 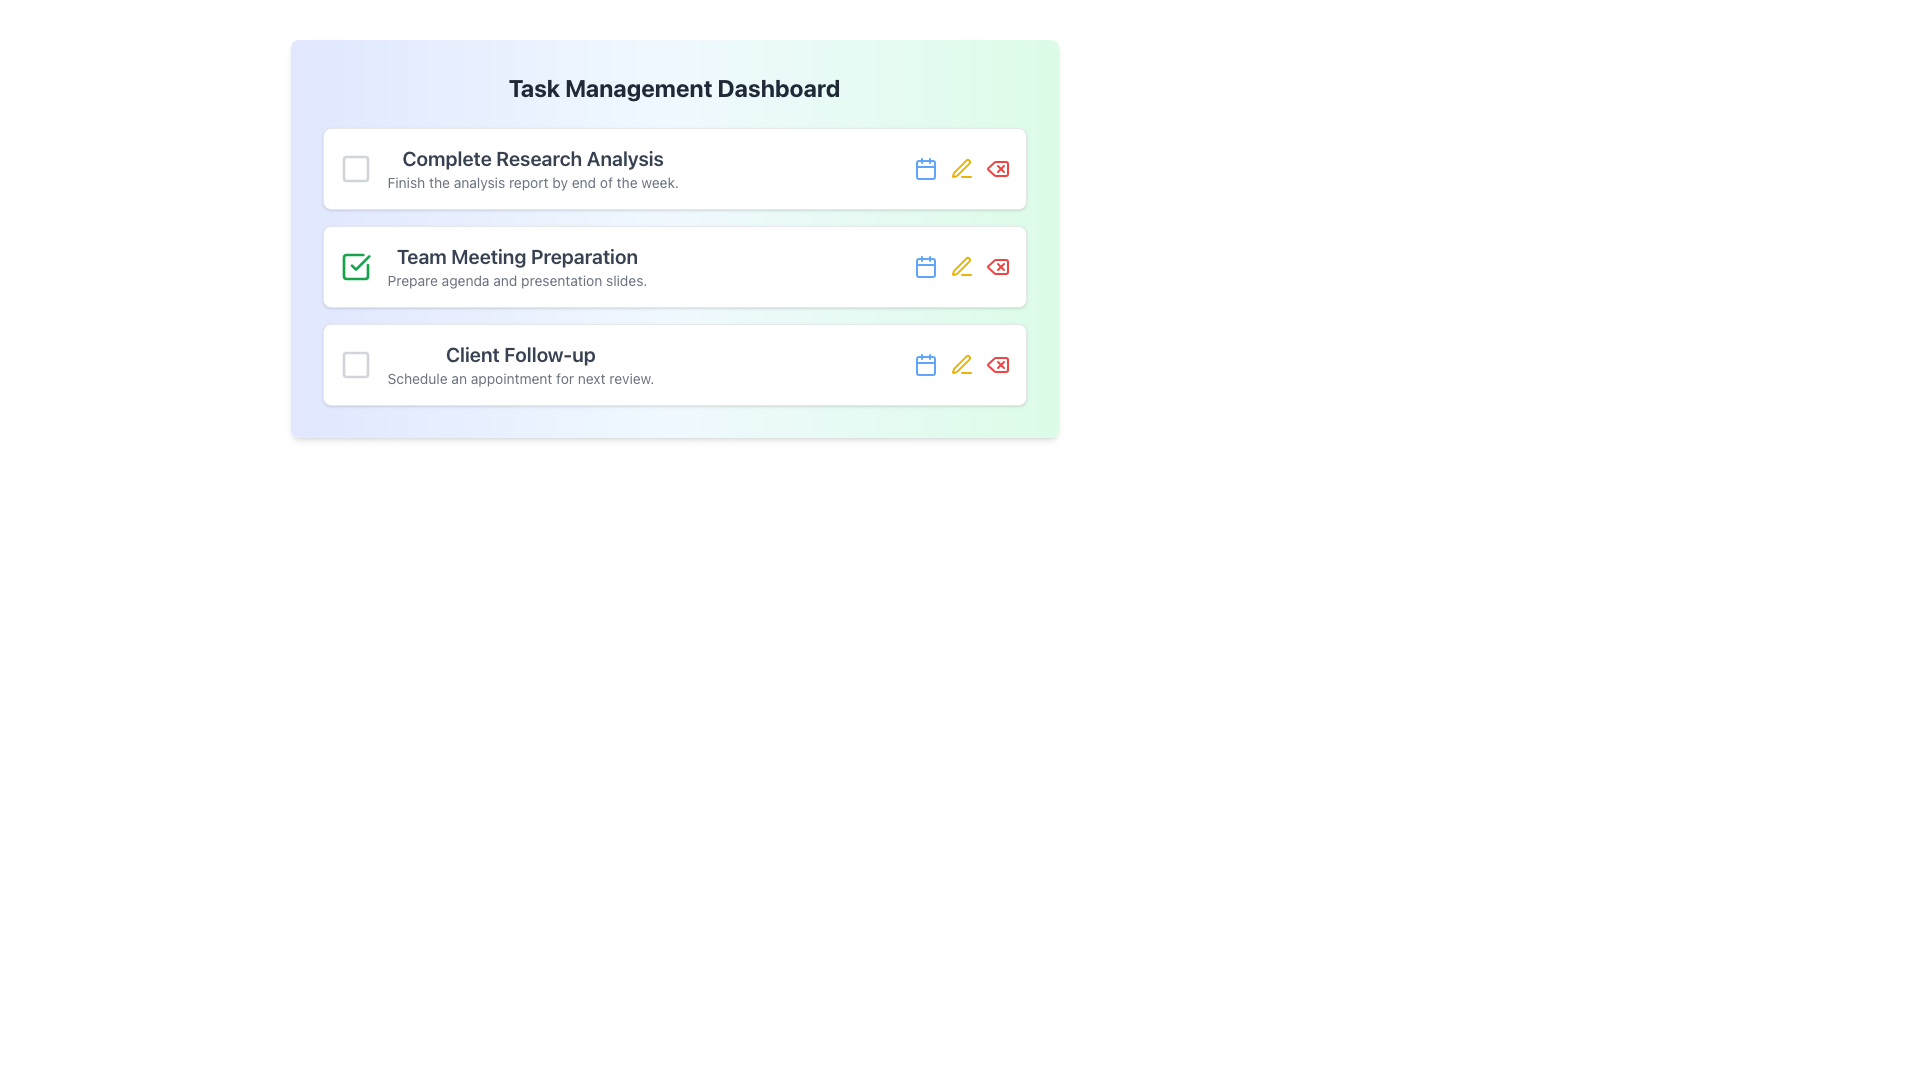 What do you see at coordinates (960, 265) in the screenshot?
I see `the 'Edit' button located in the right section of the 'Team Meeting Preparation' task row, next to the blue calendar icon` at bounding box center [960, 265].